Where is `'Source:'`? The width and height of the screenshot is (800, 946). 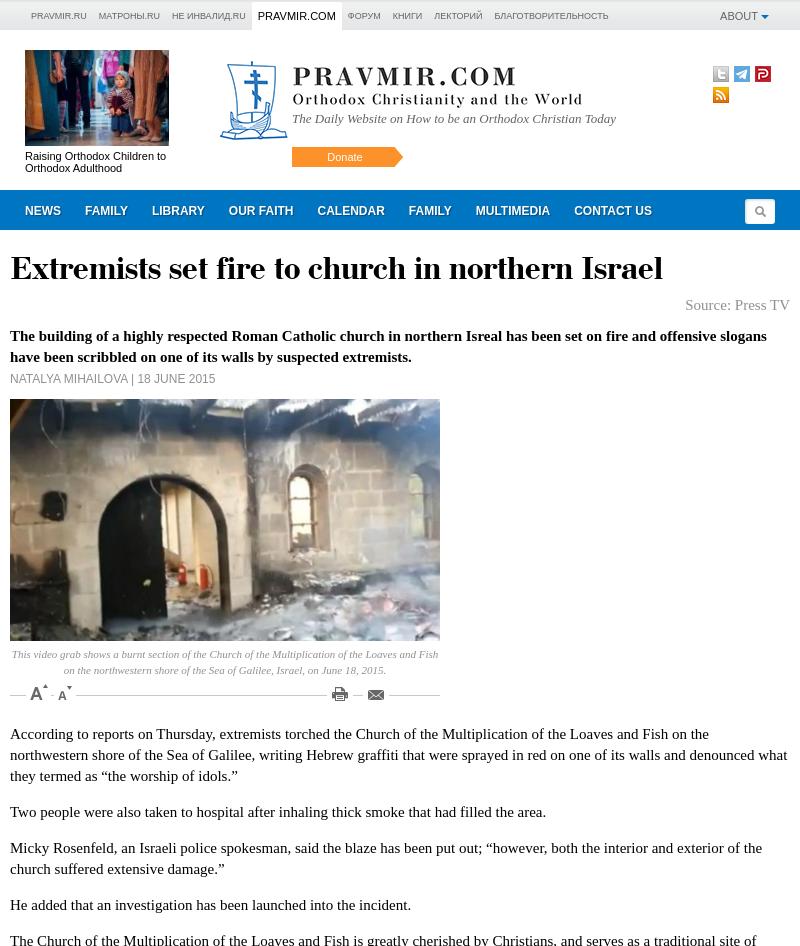
'Source:' is located at coordinates (708, 303).